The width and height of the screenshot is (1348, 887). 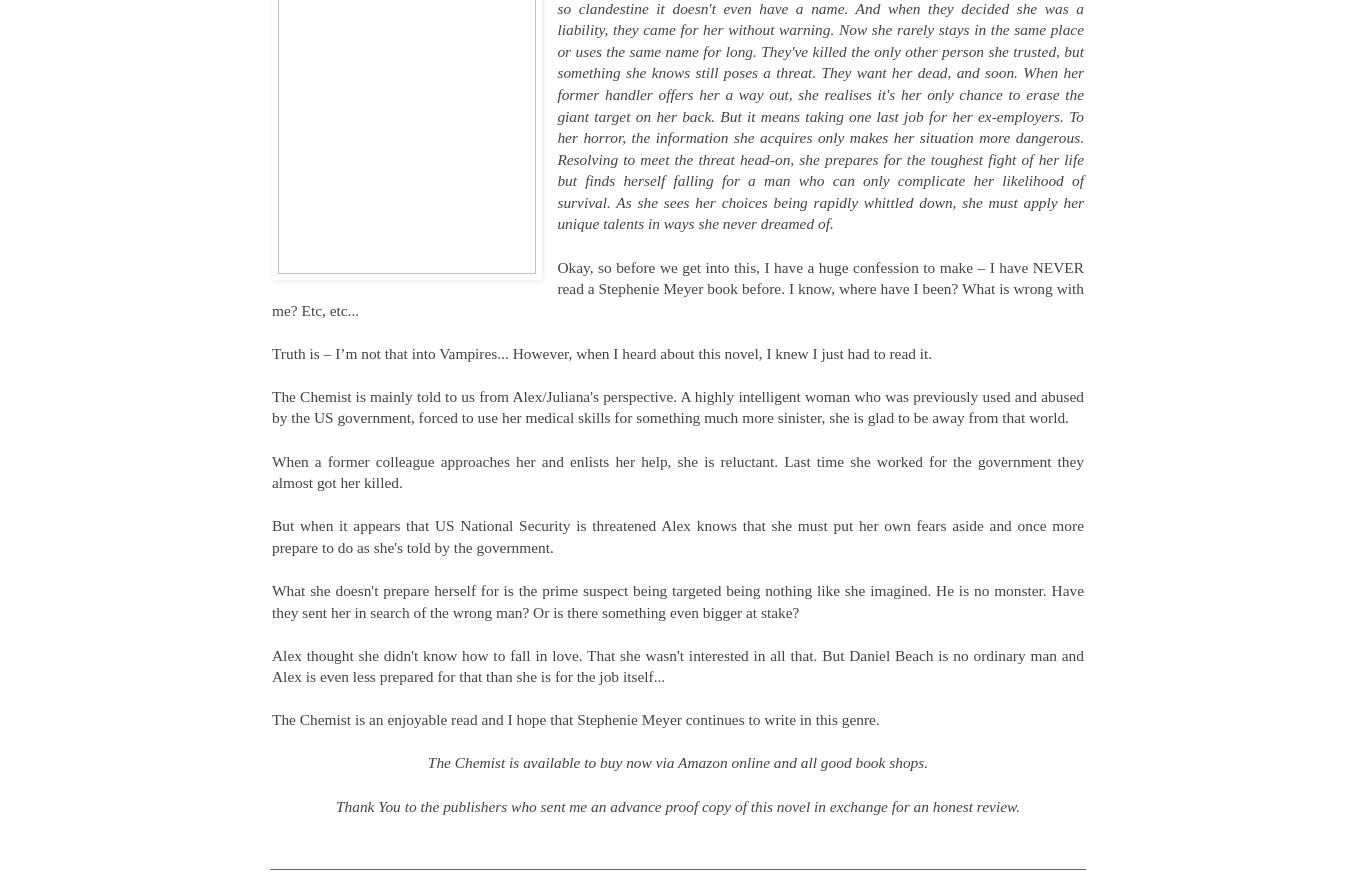 I want to click on 'Thank You to the publishers who sent me an advance proof copy of this novel in exchange for an honest review.', so click(x=676, y=805).